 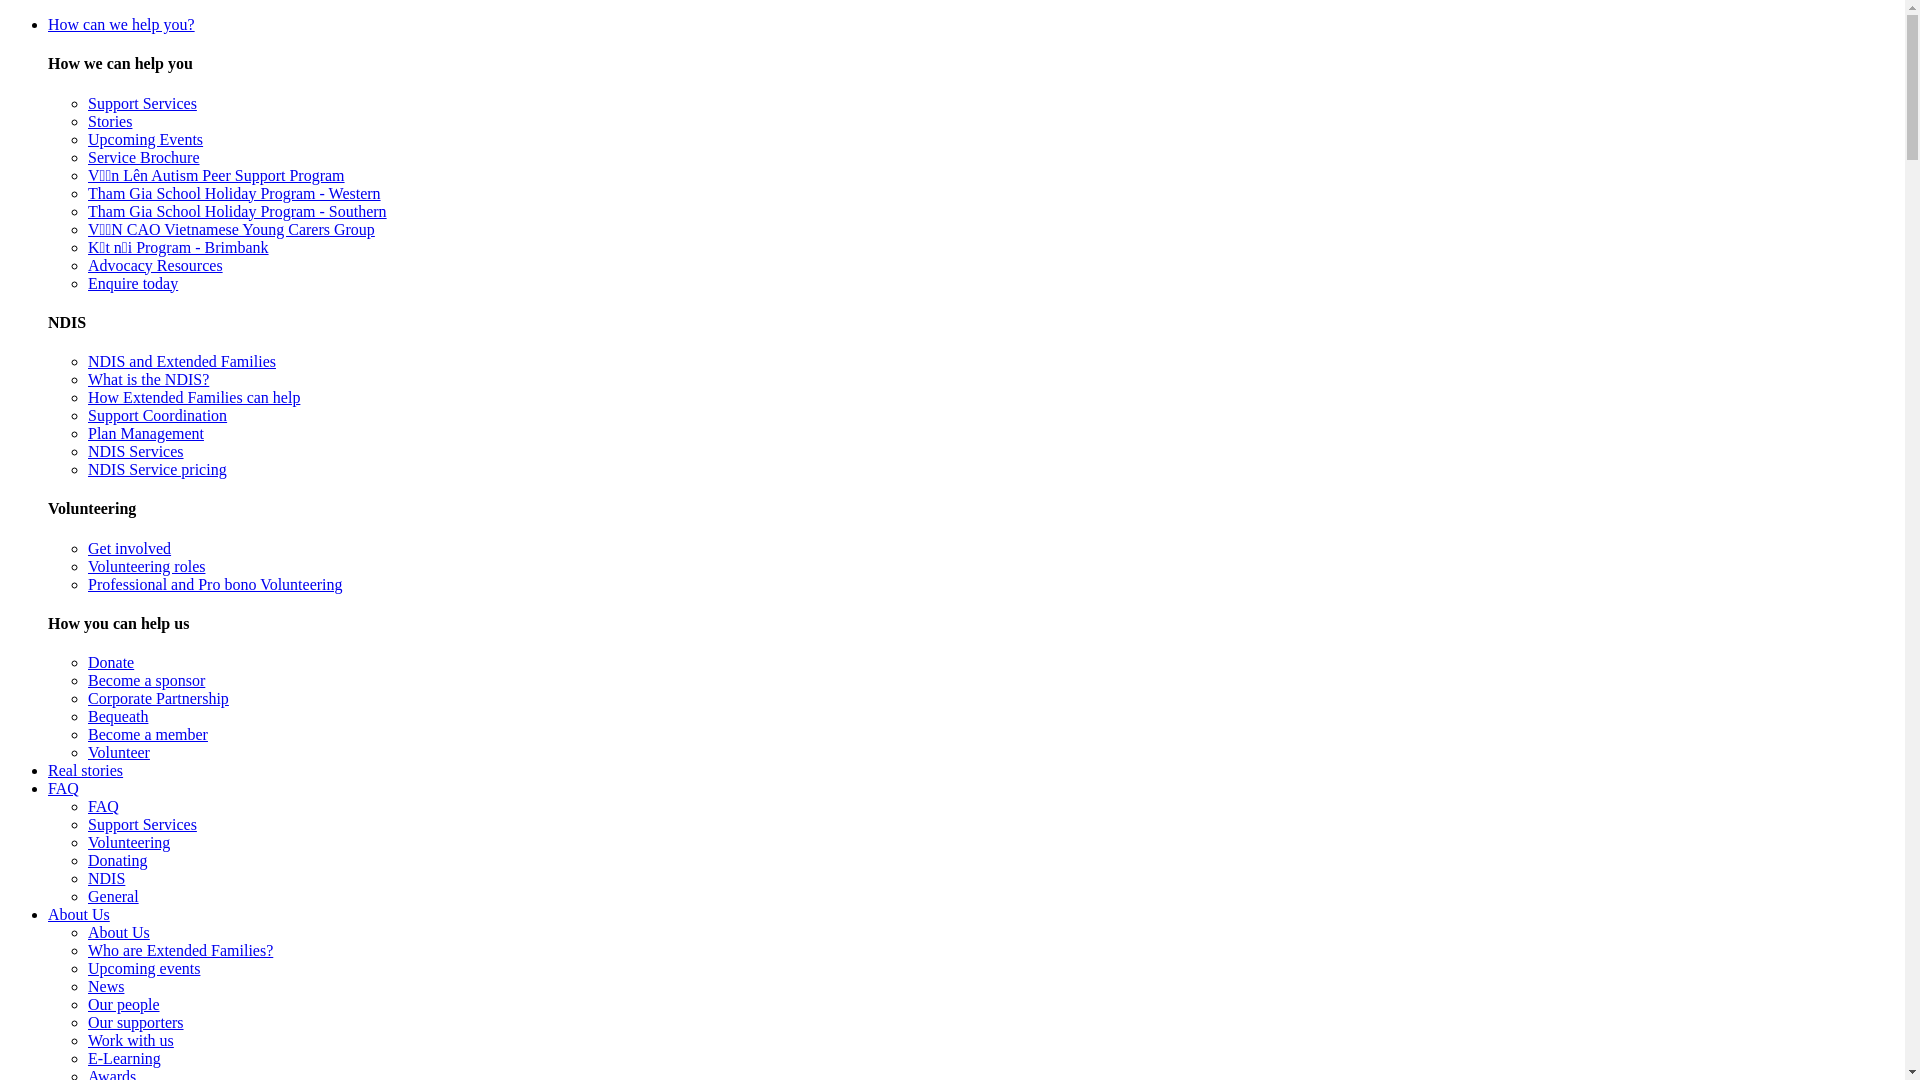 I want to click on 'Plan Management', so click(x=144, y=432).